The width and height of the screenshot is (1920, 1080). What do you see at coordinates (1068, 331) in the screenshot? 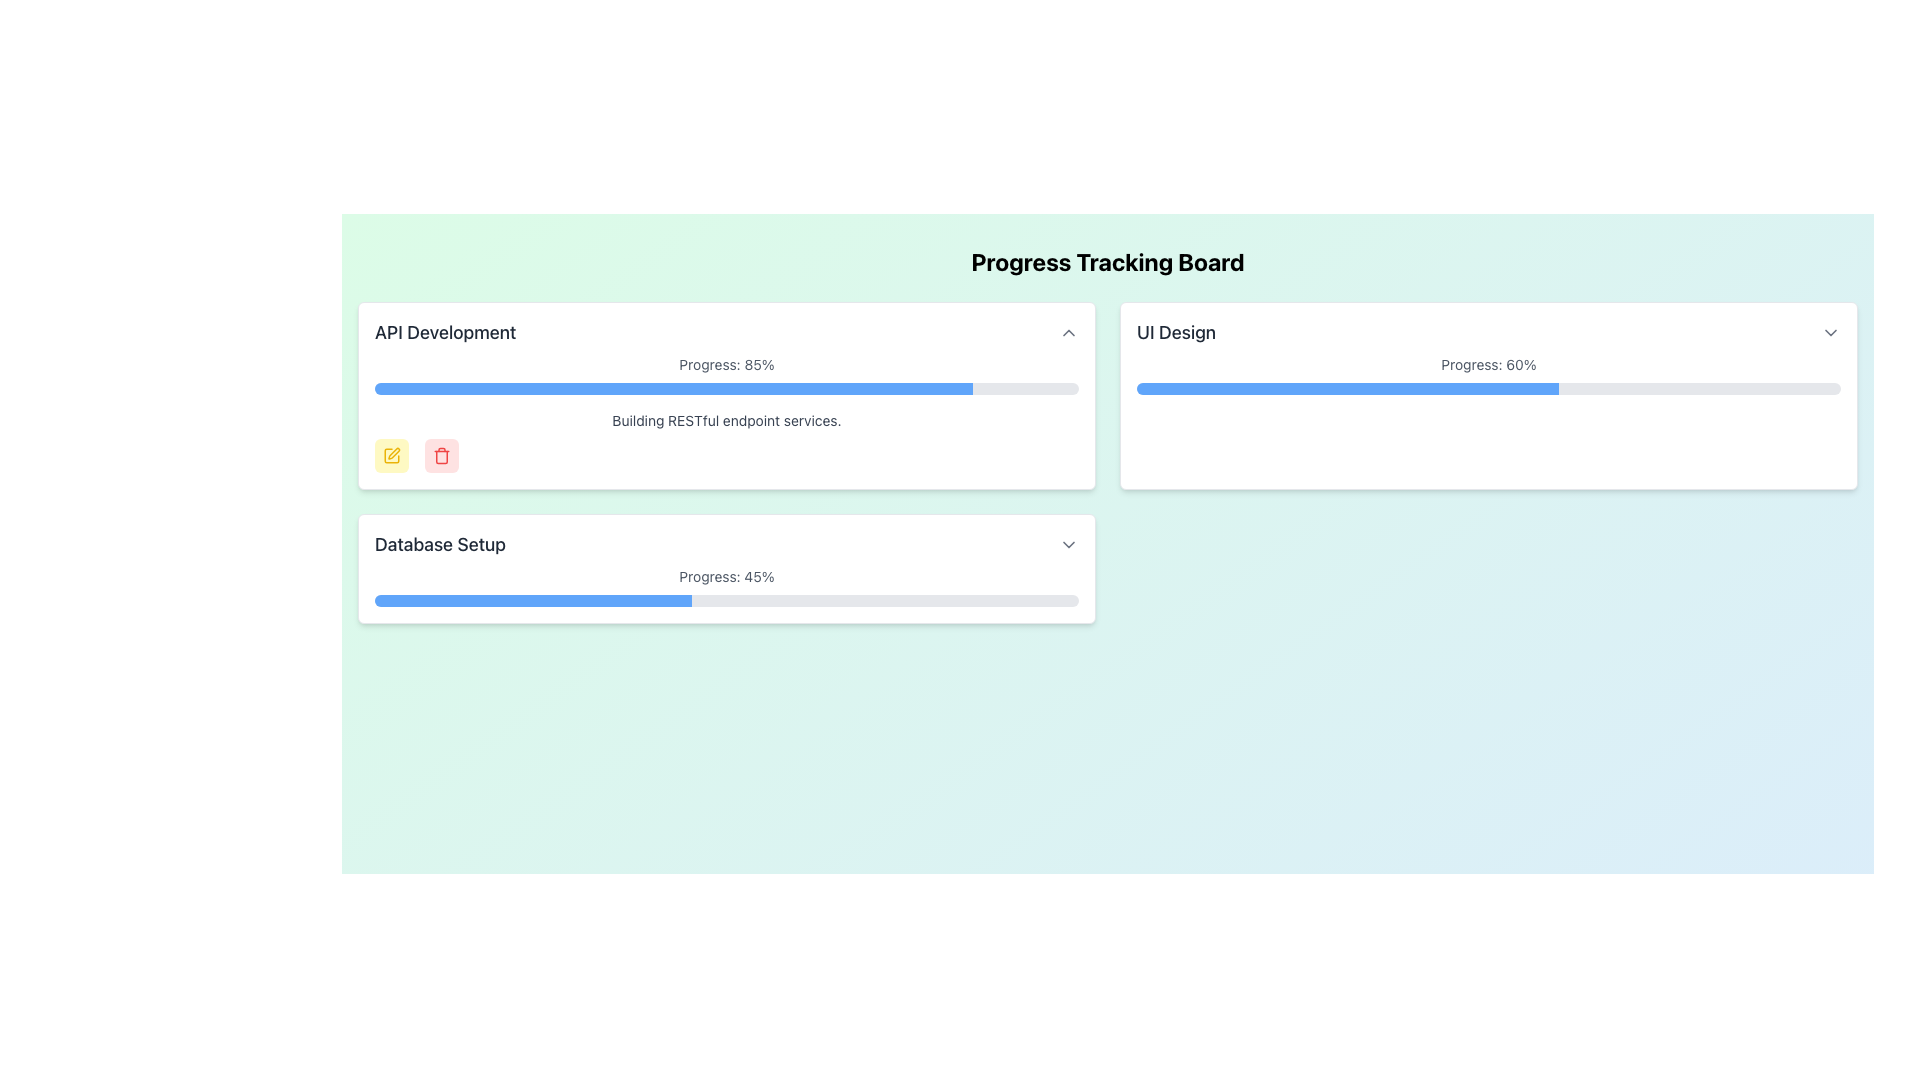
I see `the chevron icon located in the top-right corner of the 'API Development' section` at bounding box center [1068, 331].